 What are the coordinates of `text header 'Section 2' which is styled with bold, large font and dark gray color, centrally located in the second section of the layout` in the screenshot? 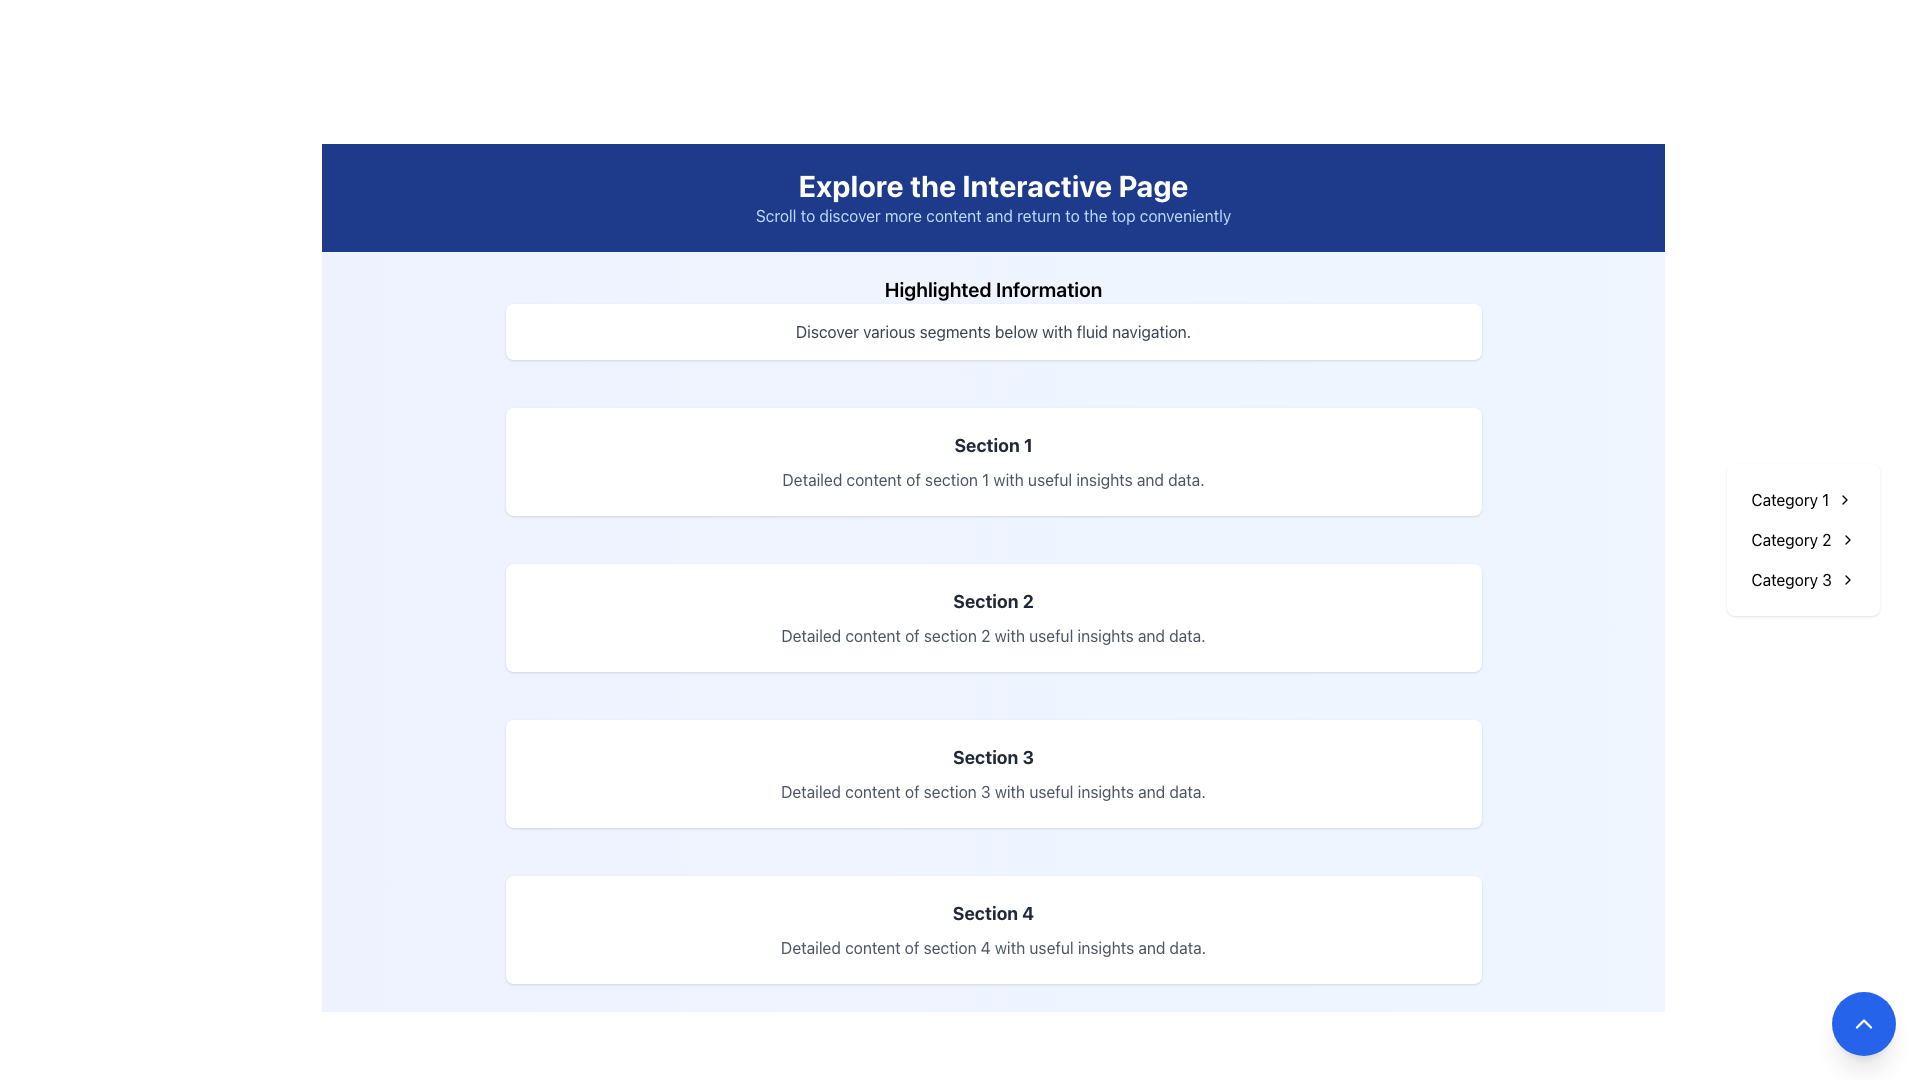 It's located at (993, 600).